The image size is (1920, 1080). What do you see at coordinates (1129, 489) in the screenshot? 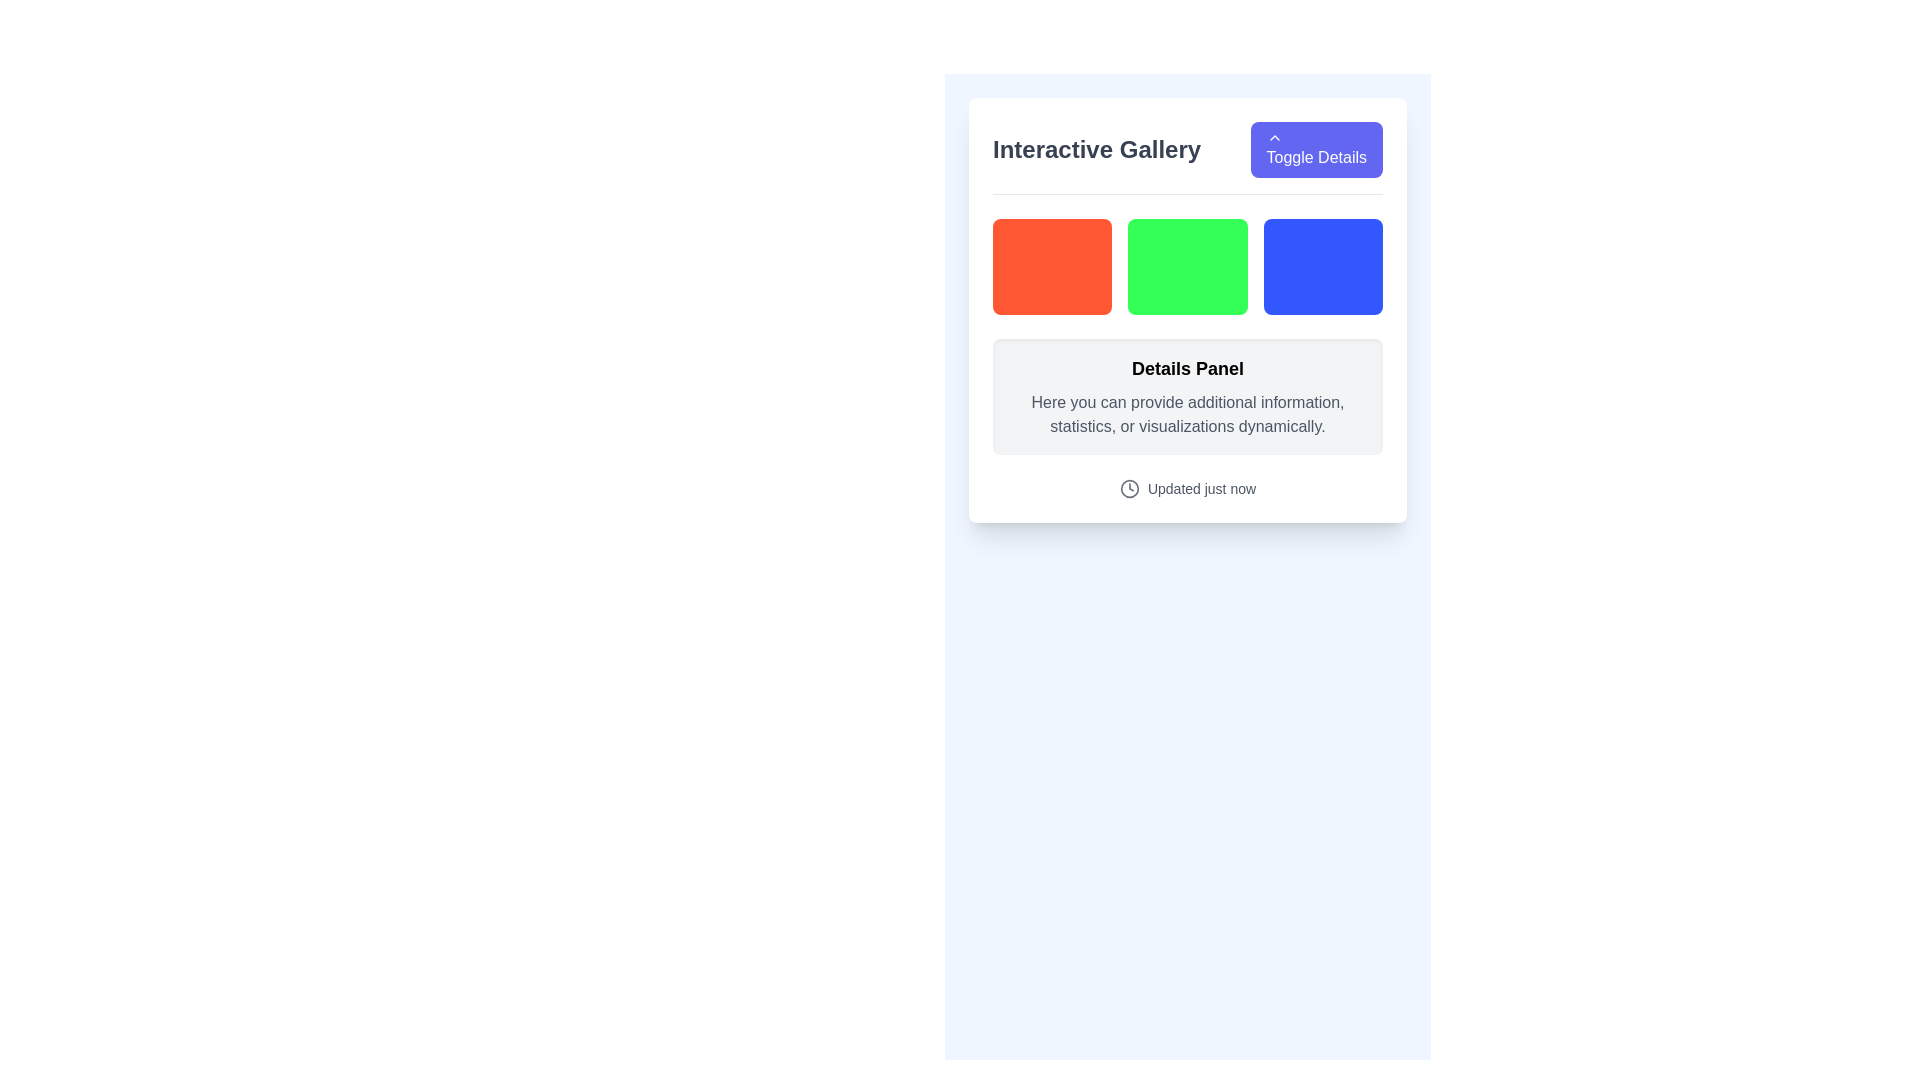
I see `time indicator icon located in the 'Details Panel' section, adjacent to the text 'Updated just now'` at bounding box center [1129, 489].